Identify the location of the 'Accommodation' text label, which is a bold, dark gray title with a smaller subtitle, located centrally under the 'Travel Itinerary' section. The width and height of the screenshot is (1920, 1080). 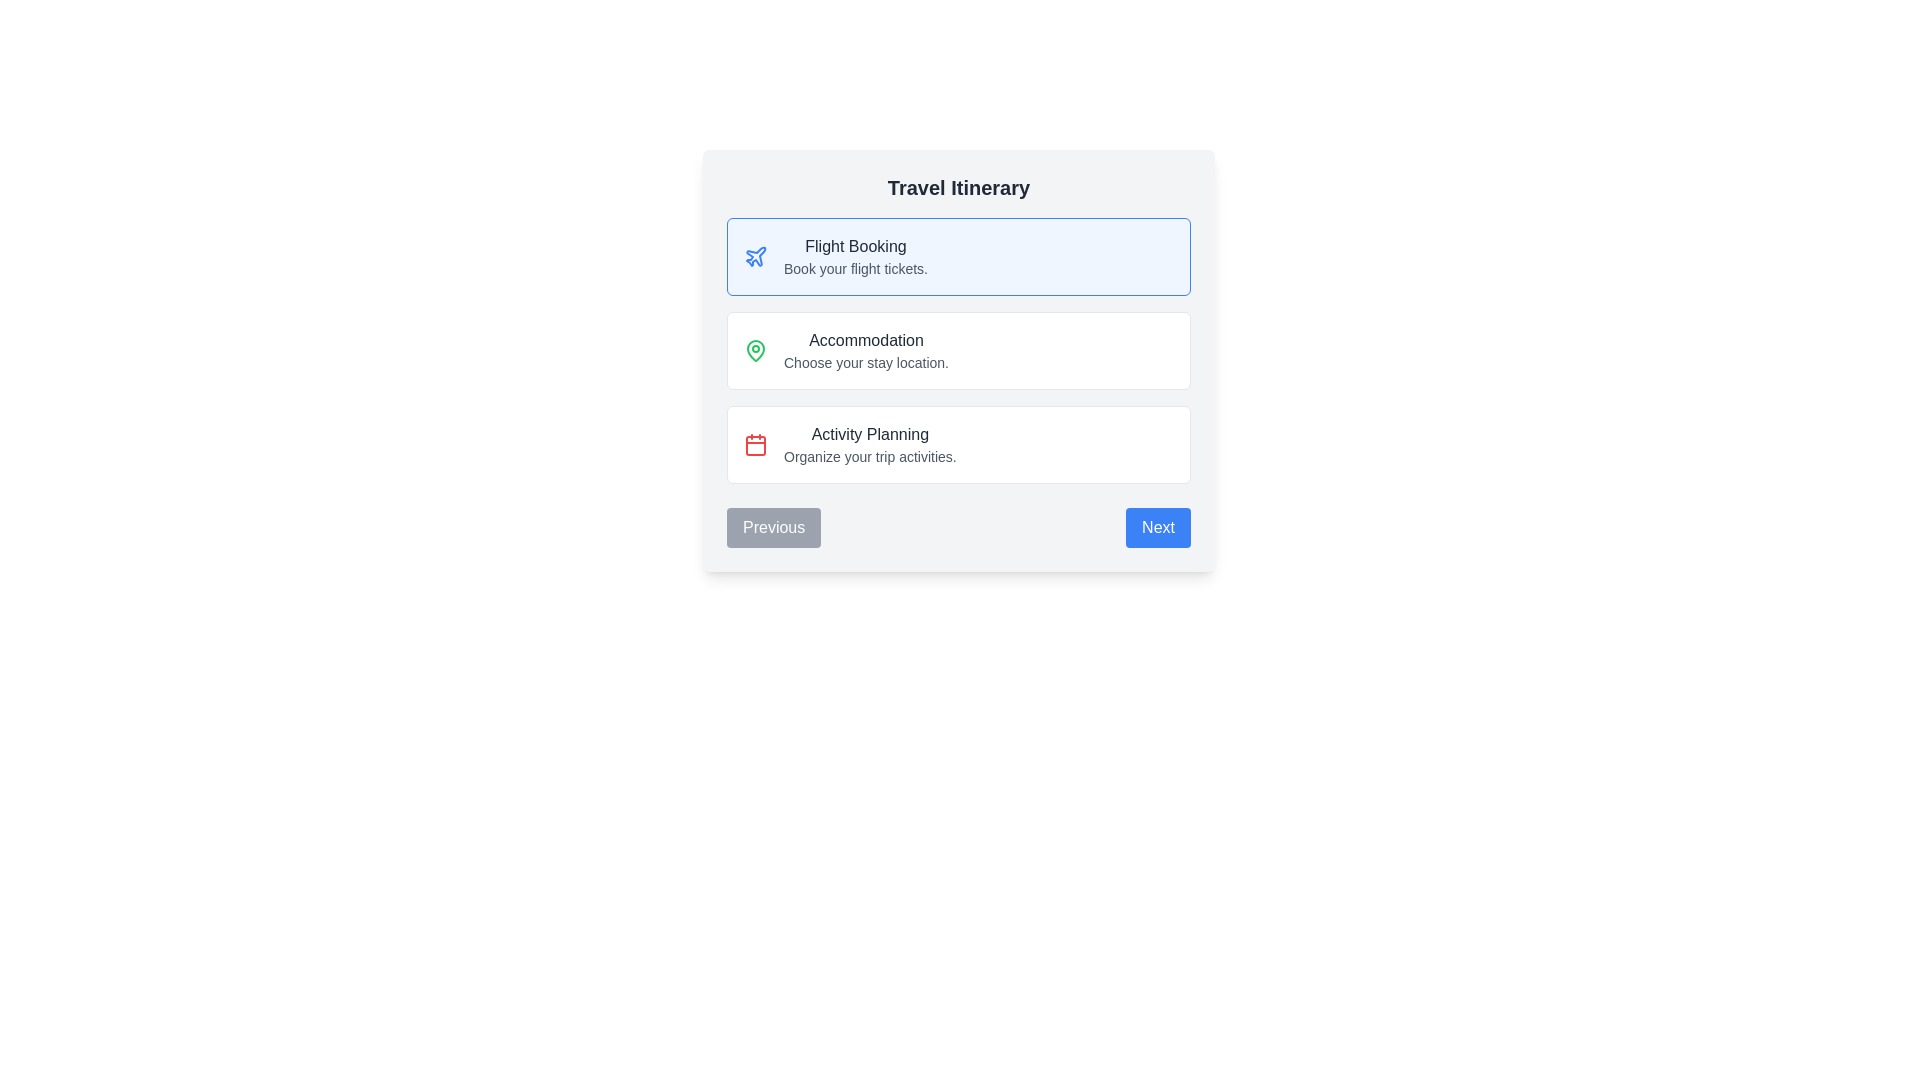
(866, 350).